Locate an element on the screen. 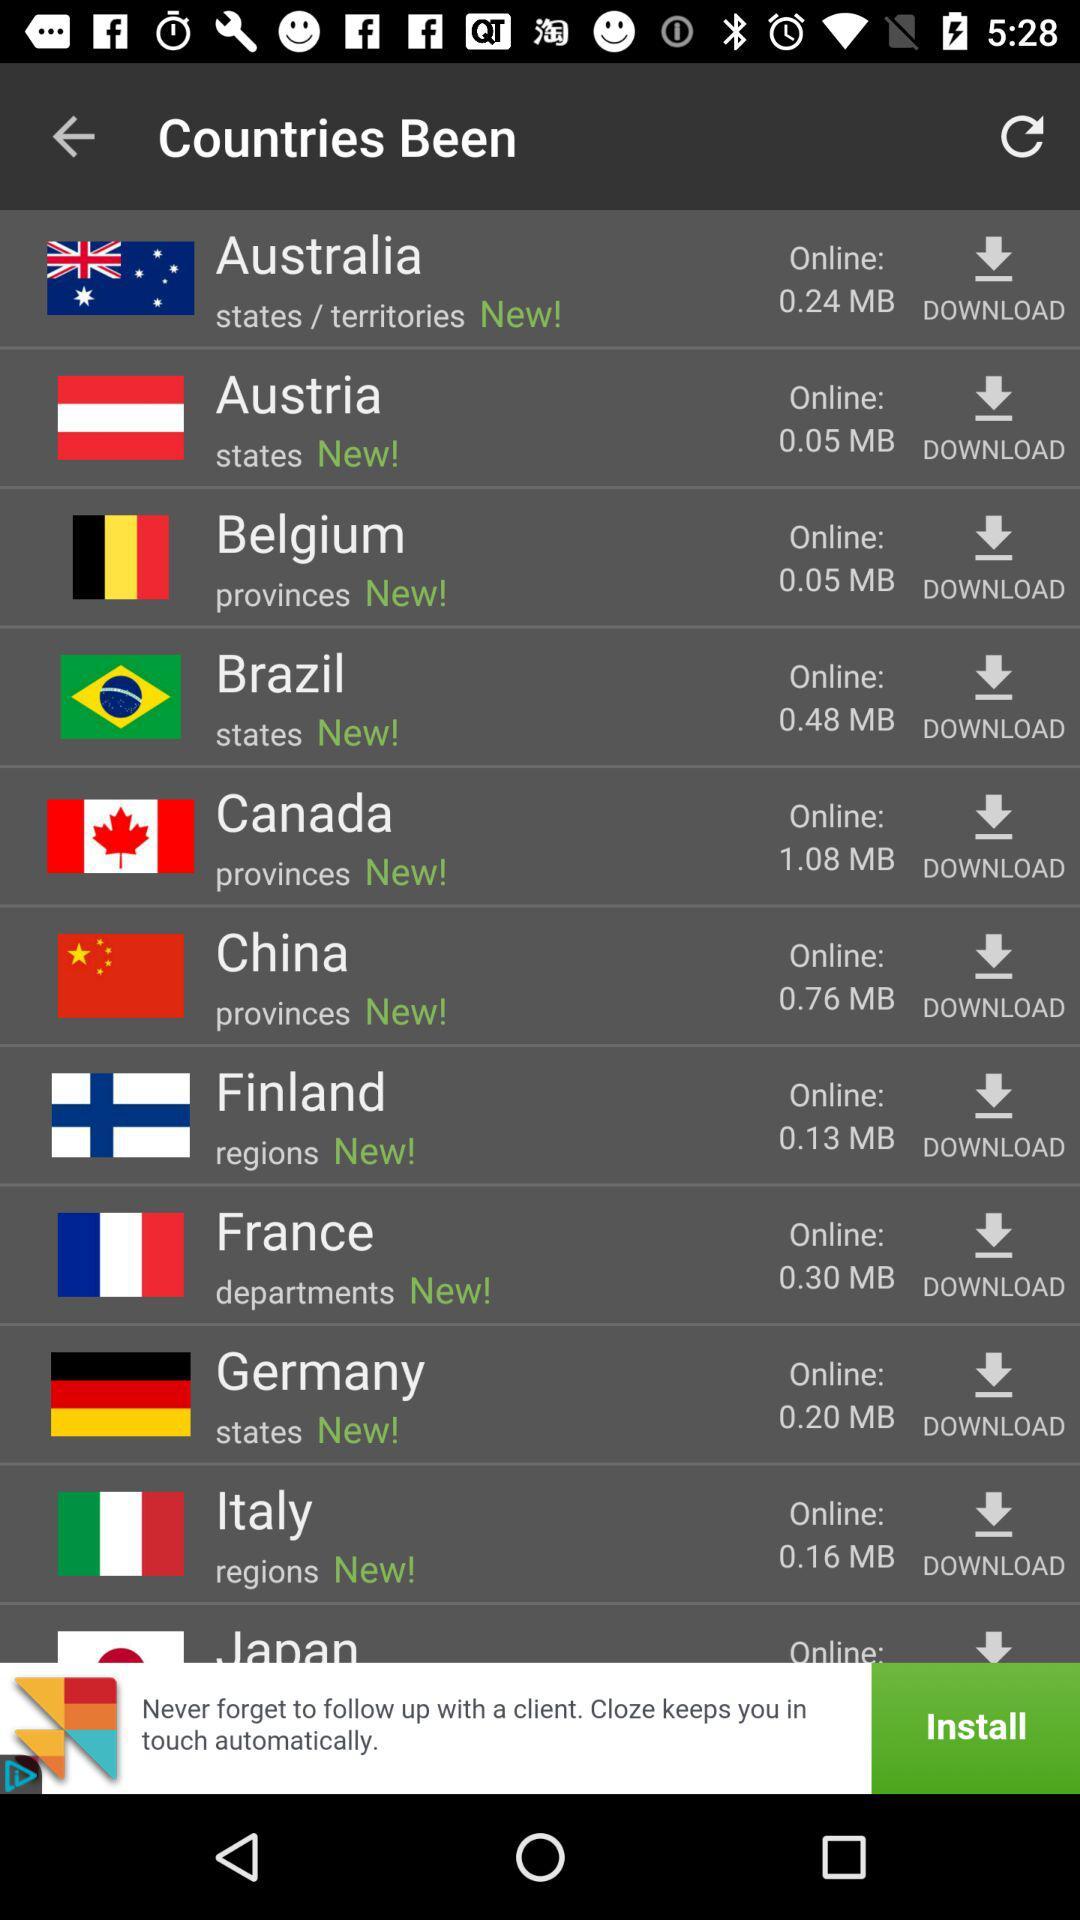  directions is located at coordinates (993, 259).